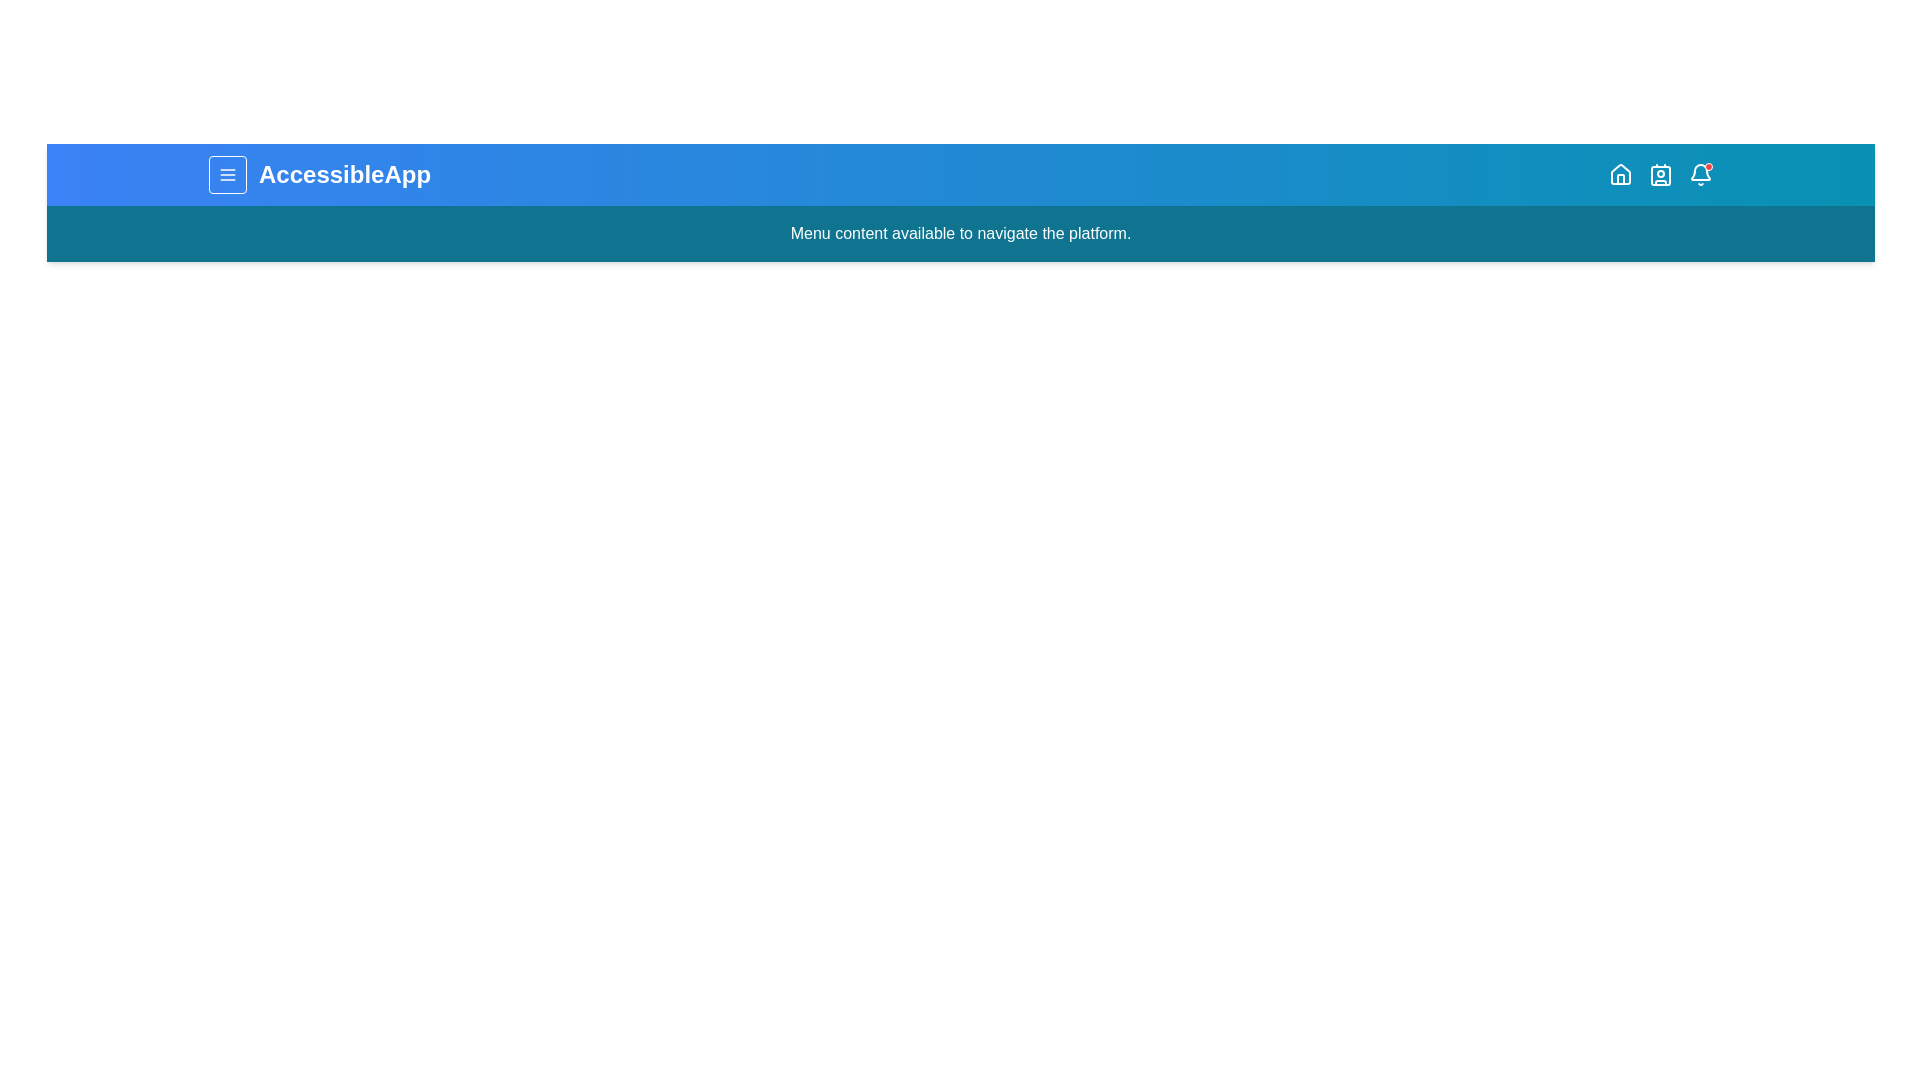  Describe the element at coordinates (1660, 173) in the screenshot. I see `the Contact icon to navigate to the Contact section` at that location.